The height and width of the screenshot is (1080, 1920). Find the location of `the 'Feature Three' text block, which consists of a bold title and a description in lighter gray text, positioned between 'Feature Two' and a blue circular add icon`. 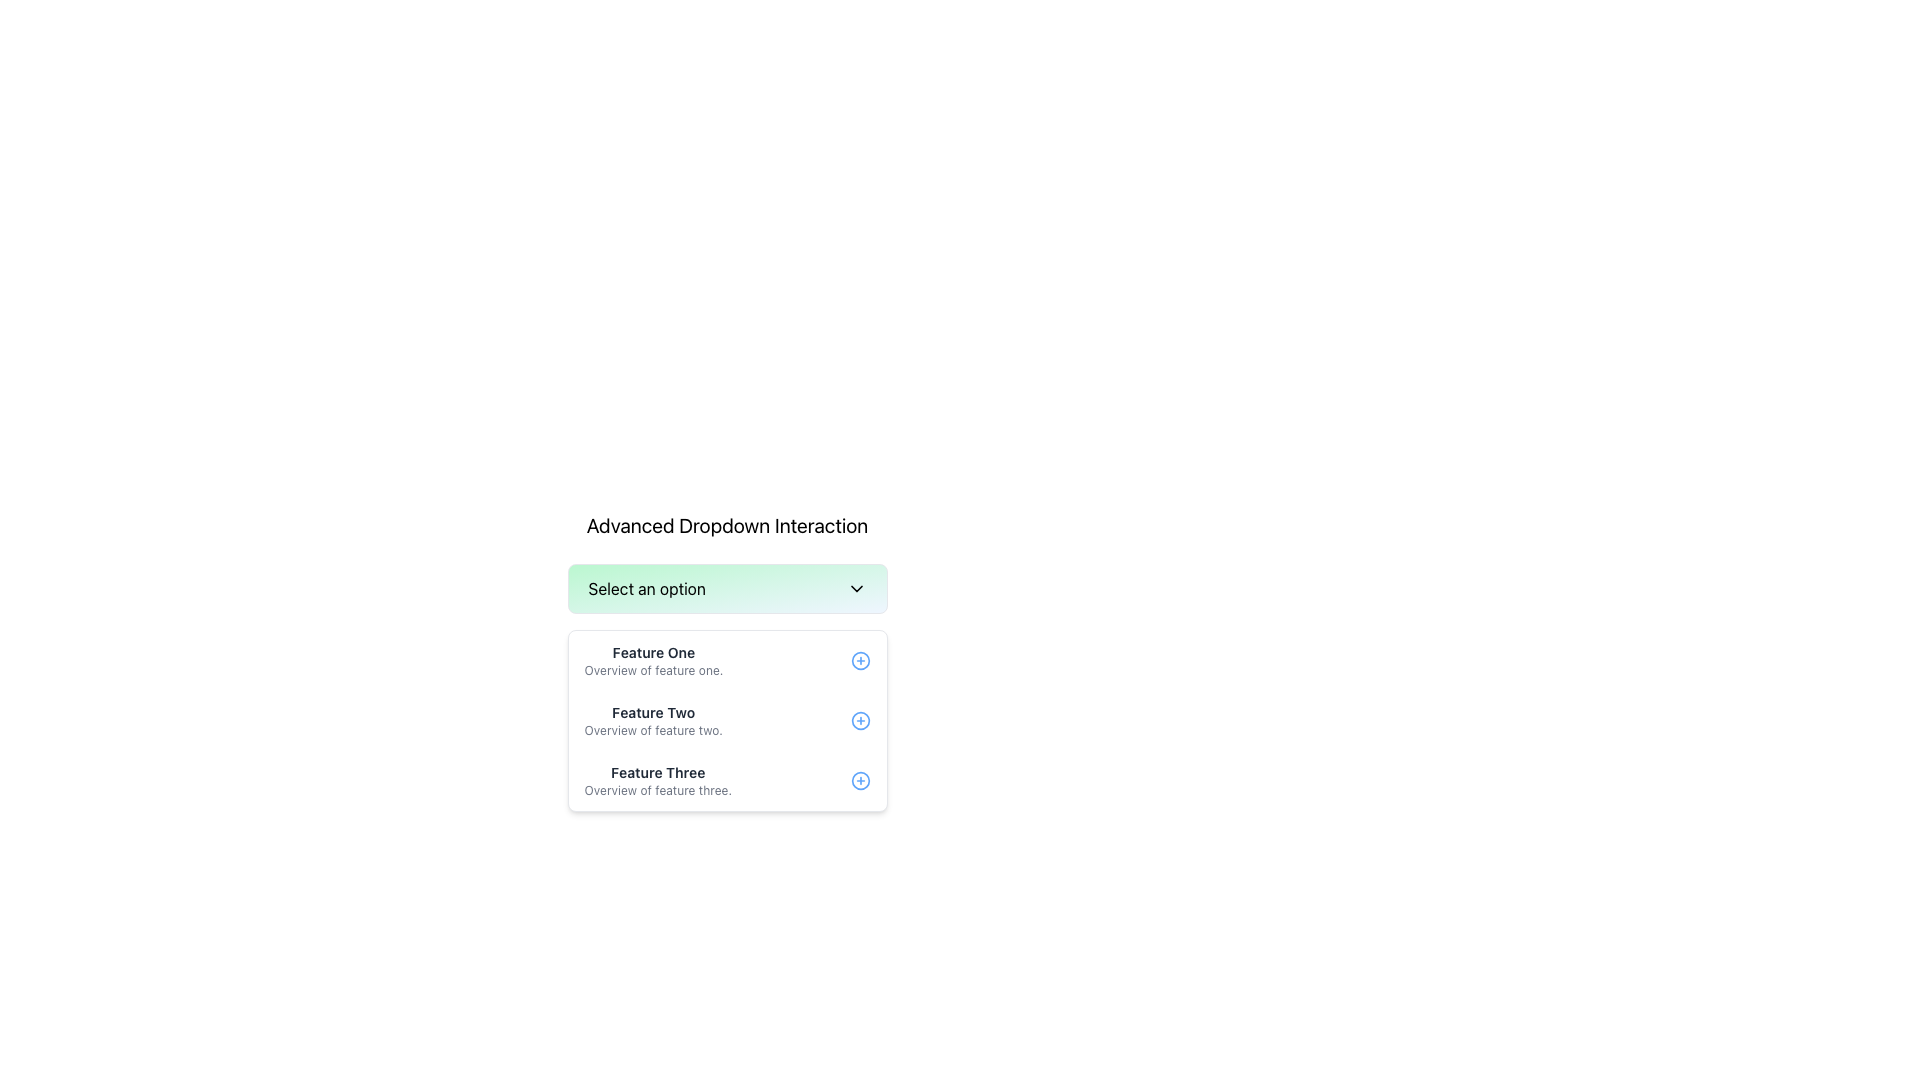

the 'Feature Three' text block, which consists of a bold title and a description in lighter gray text, positioned between 'Feature Two' and a blue circular add icon is located at coordinates (658, 779).